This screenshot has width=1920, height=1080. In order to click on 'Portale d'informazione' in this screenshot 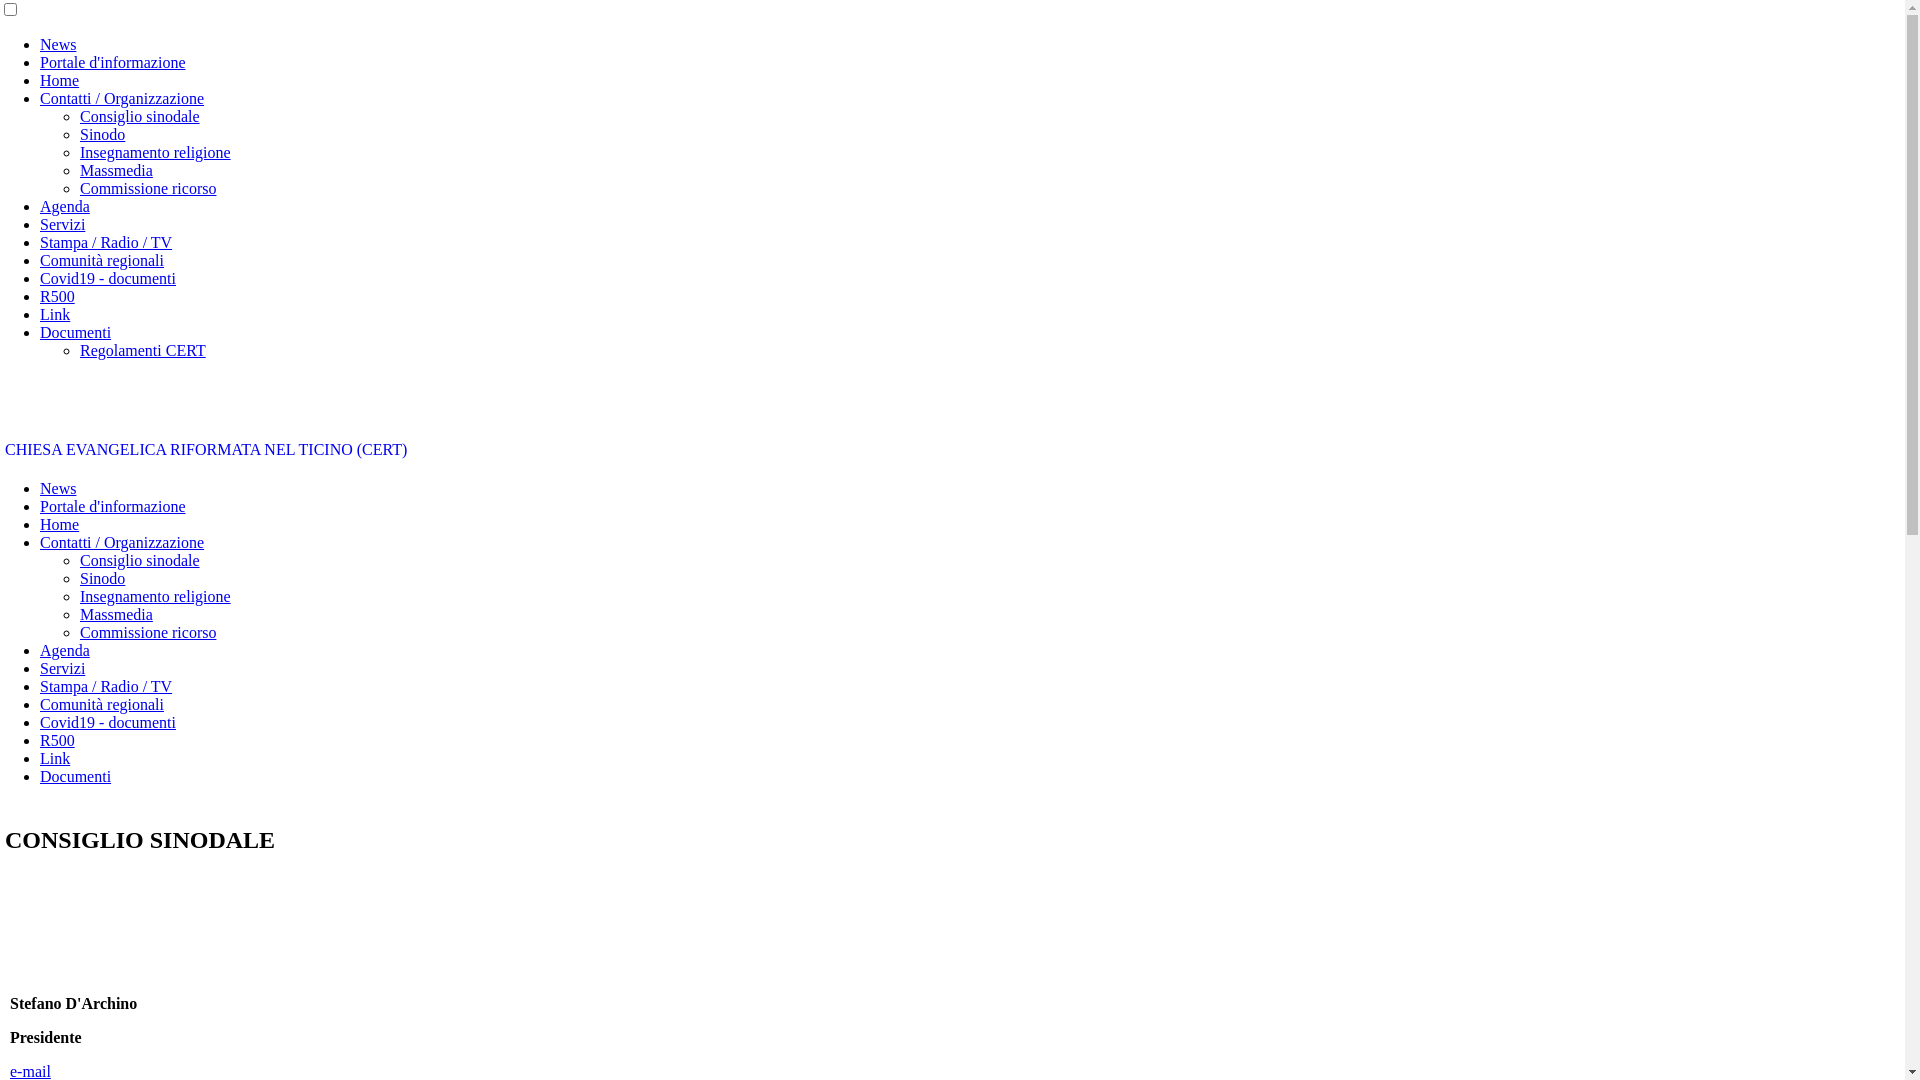, I will do `click(112, 505)`.